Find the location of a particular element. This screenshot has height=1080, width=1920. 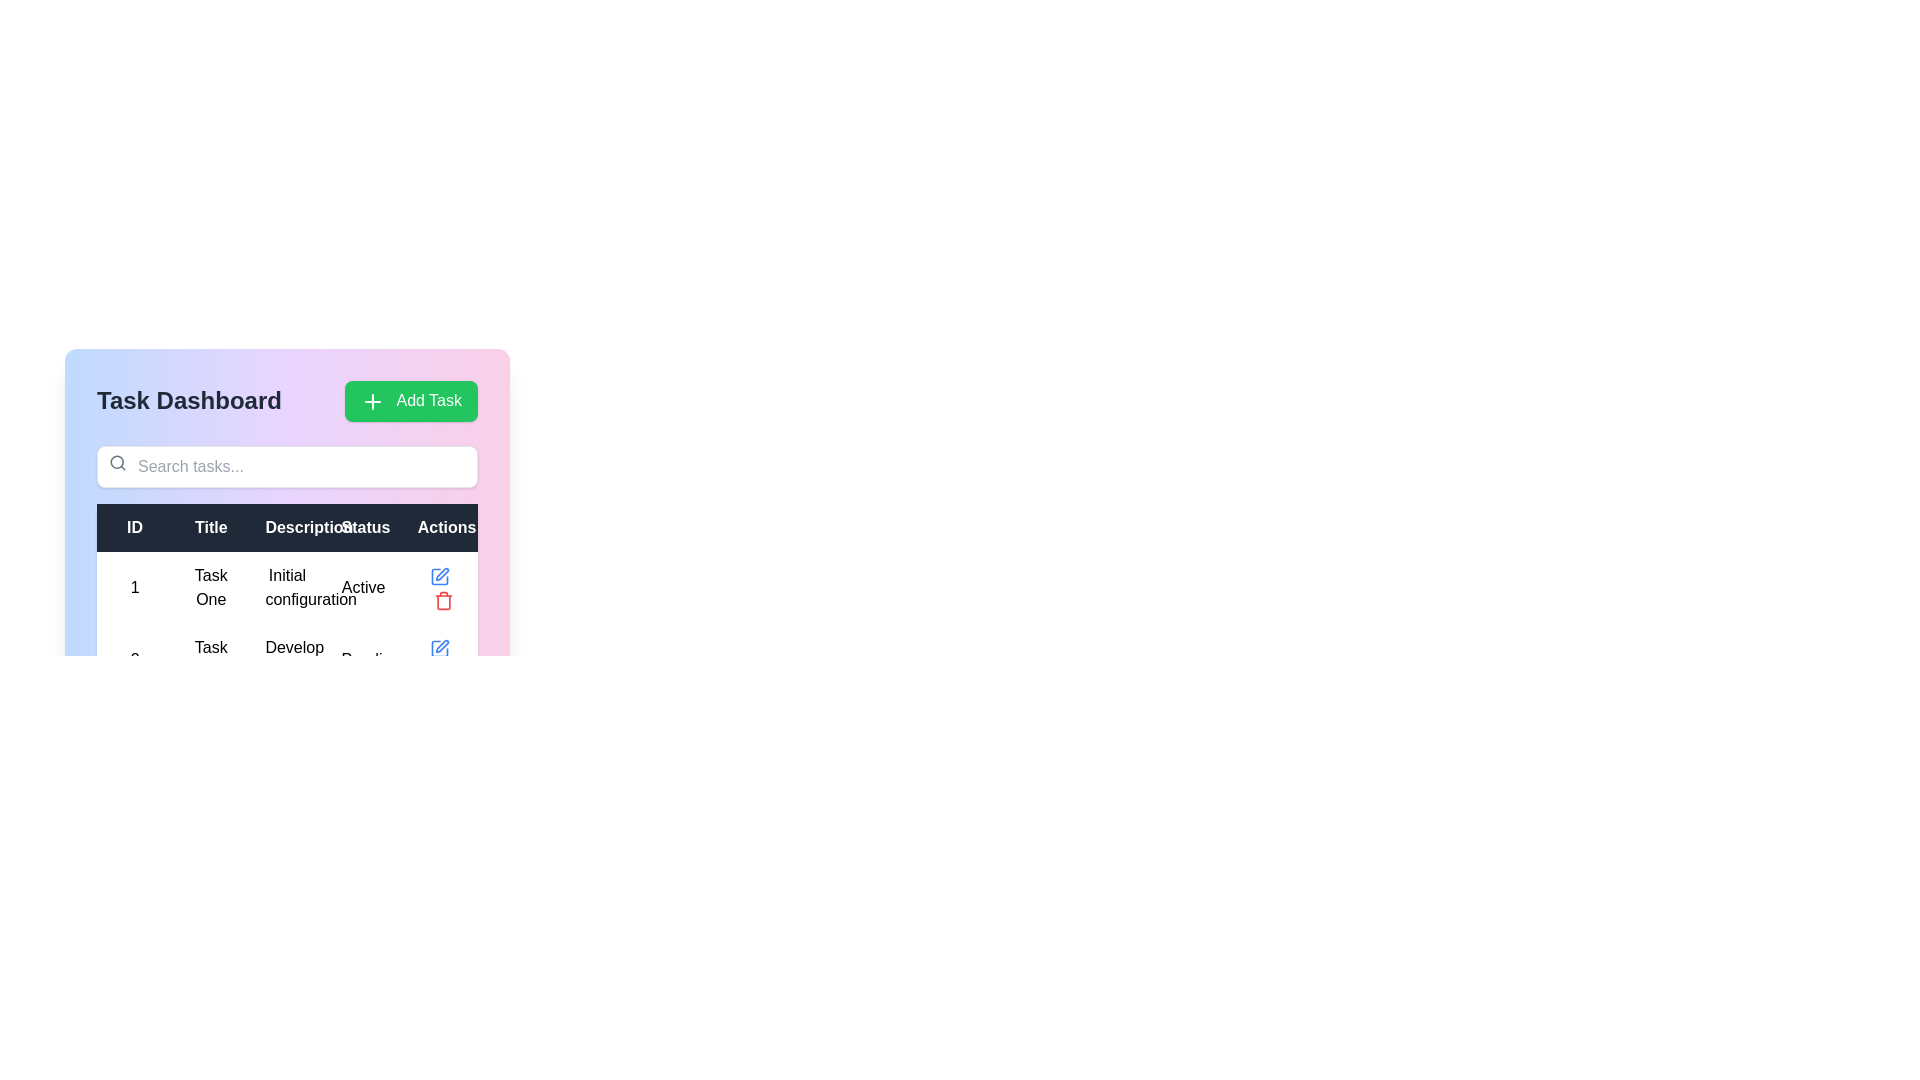

the text label displaying 'Status', which is the fourth column header in the table, positioned between 'Description' and 'Actions' is located at coordinates (363, 526).